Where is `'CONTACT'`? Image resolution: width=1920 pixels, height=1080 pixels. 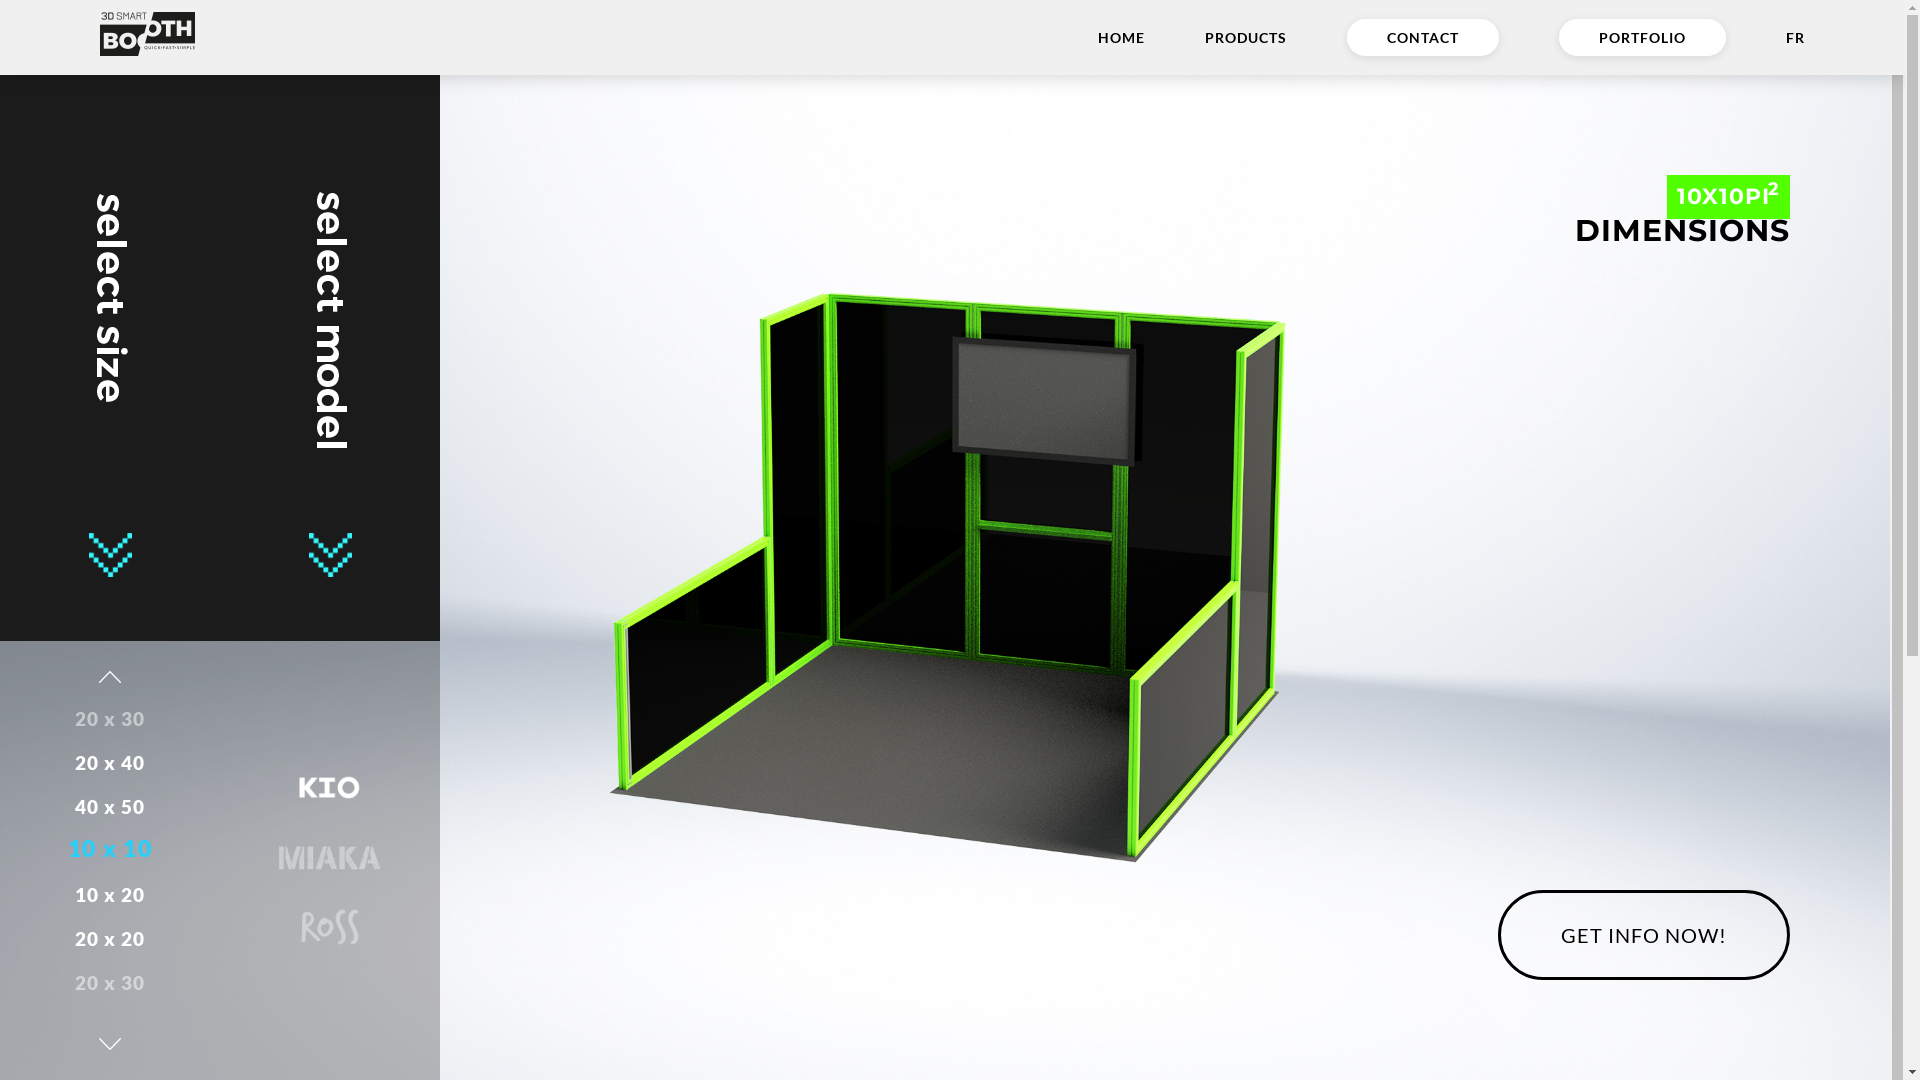
'CONTACT' is located at coordinates (1421, 37).